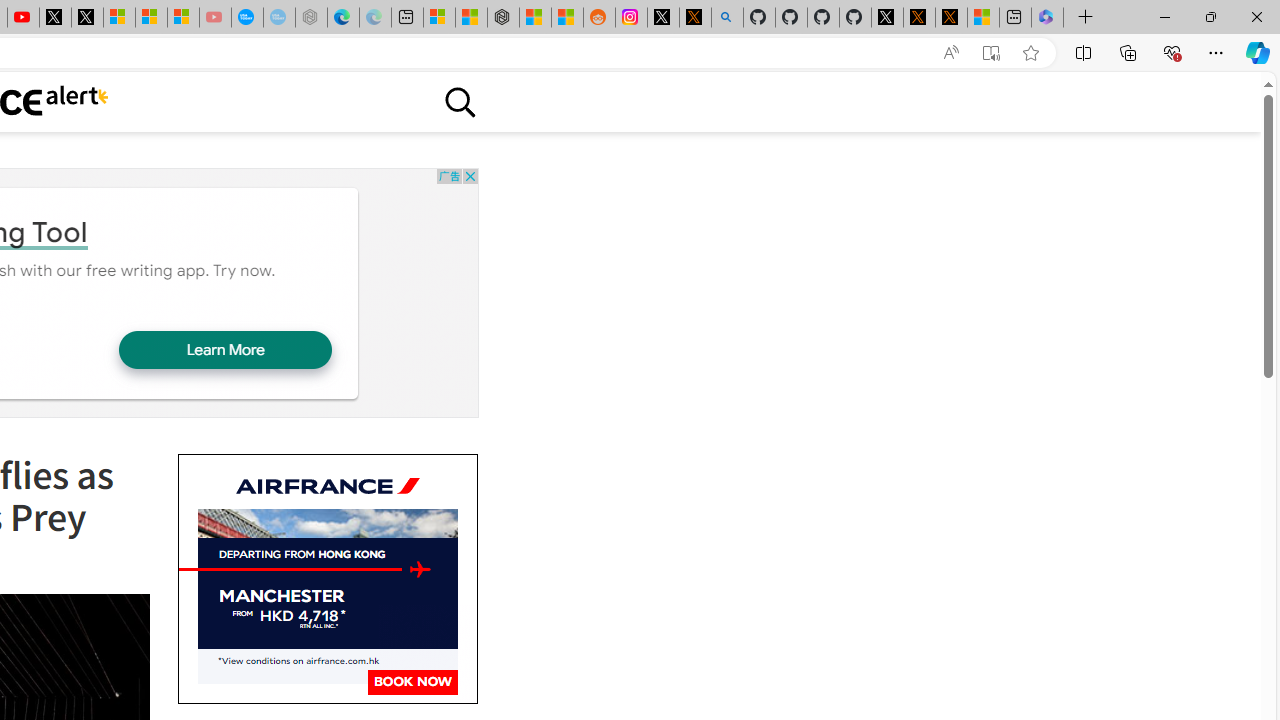 Image resolution: width=1280 pixels, height=720 pixels. Describe the element at coordinates (663, 17) in the screenshot. I see `'Log in to X / X'` at that location.